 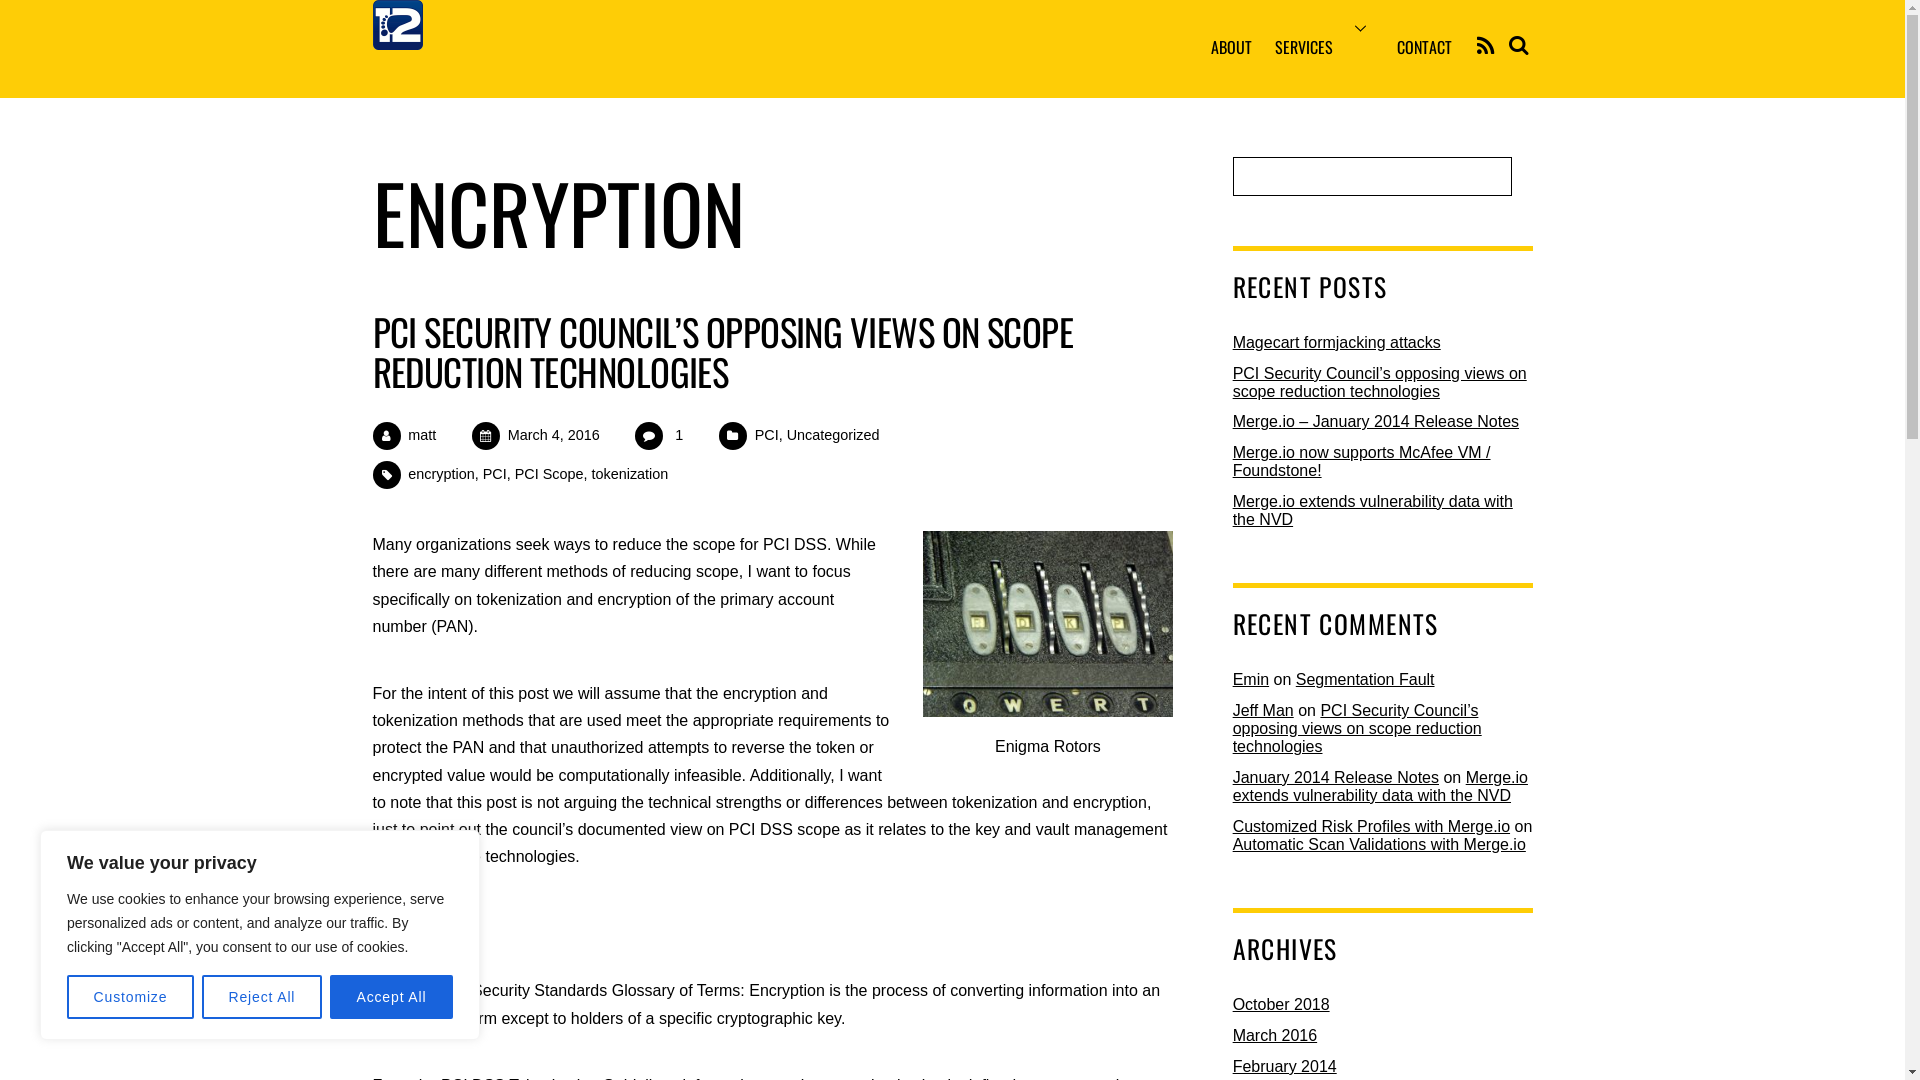 What do you see at coordinates (1370, 826) in the screenshot?
I see `'Customized Risk Profiles with Merge.io'` at bounding box center [1370, 826].